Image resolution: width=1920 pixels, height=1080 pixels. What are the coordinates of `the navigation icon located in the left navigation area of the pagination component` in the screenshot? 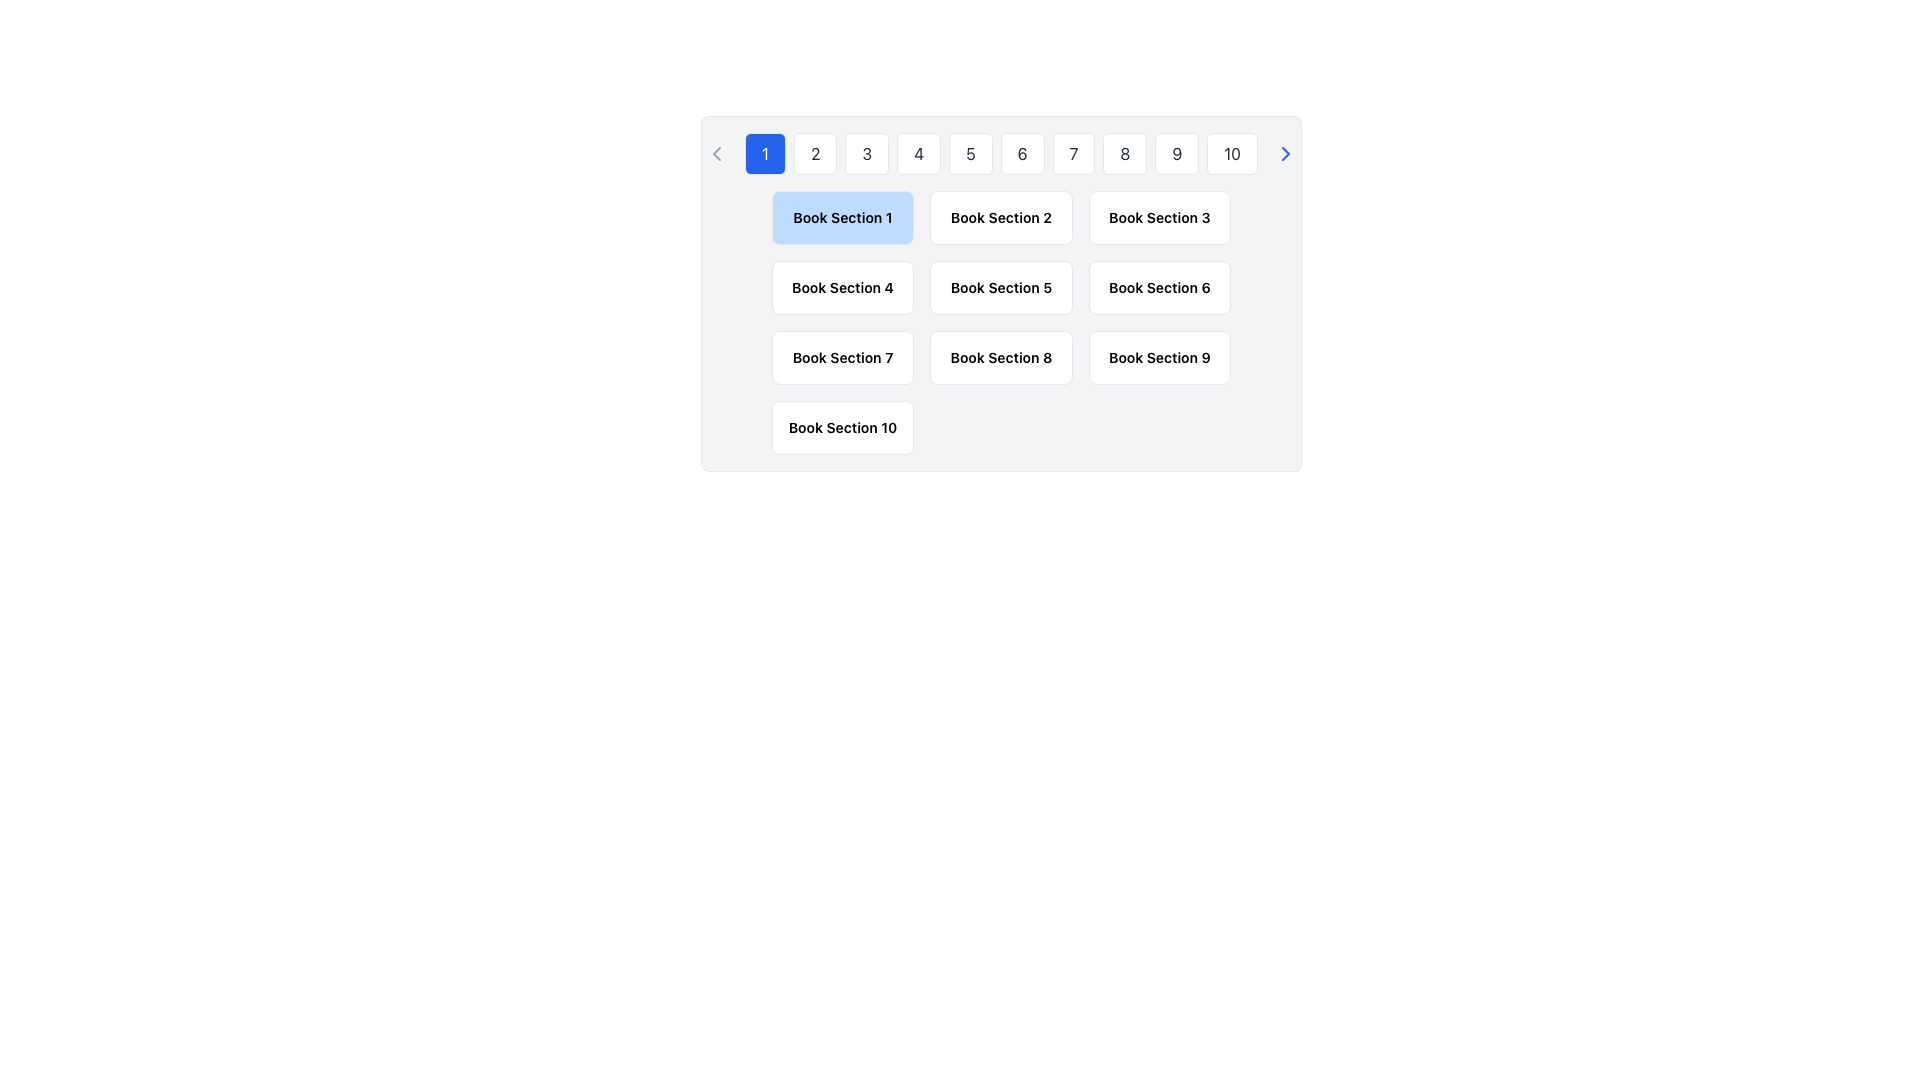 It's located at (716, 153).